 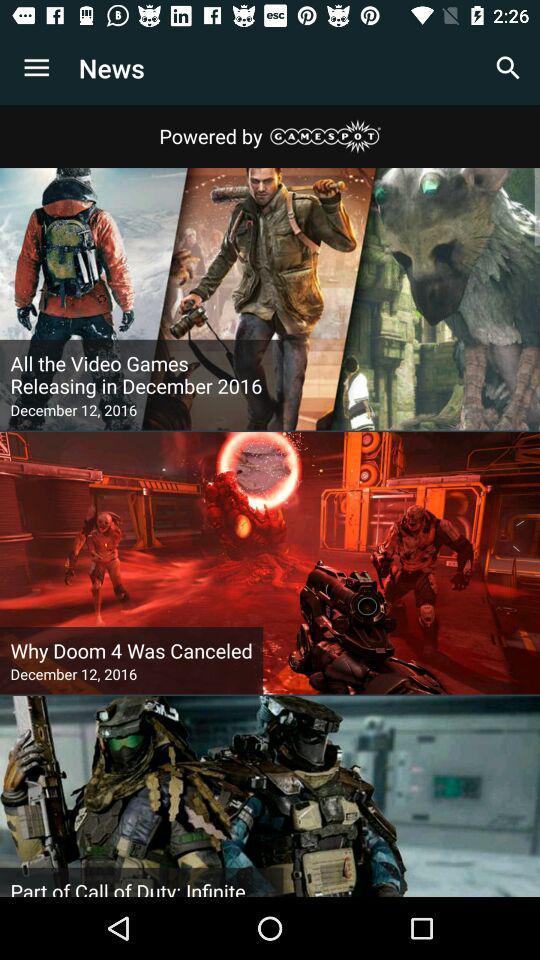 I want to click on why doom 4, so click(x=131, y=649).